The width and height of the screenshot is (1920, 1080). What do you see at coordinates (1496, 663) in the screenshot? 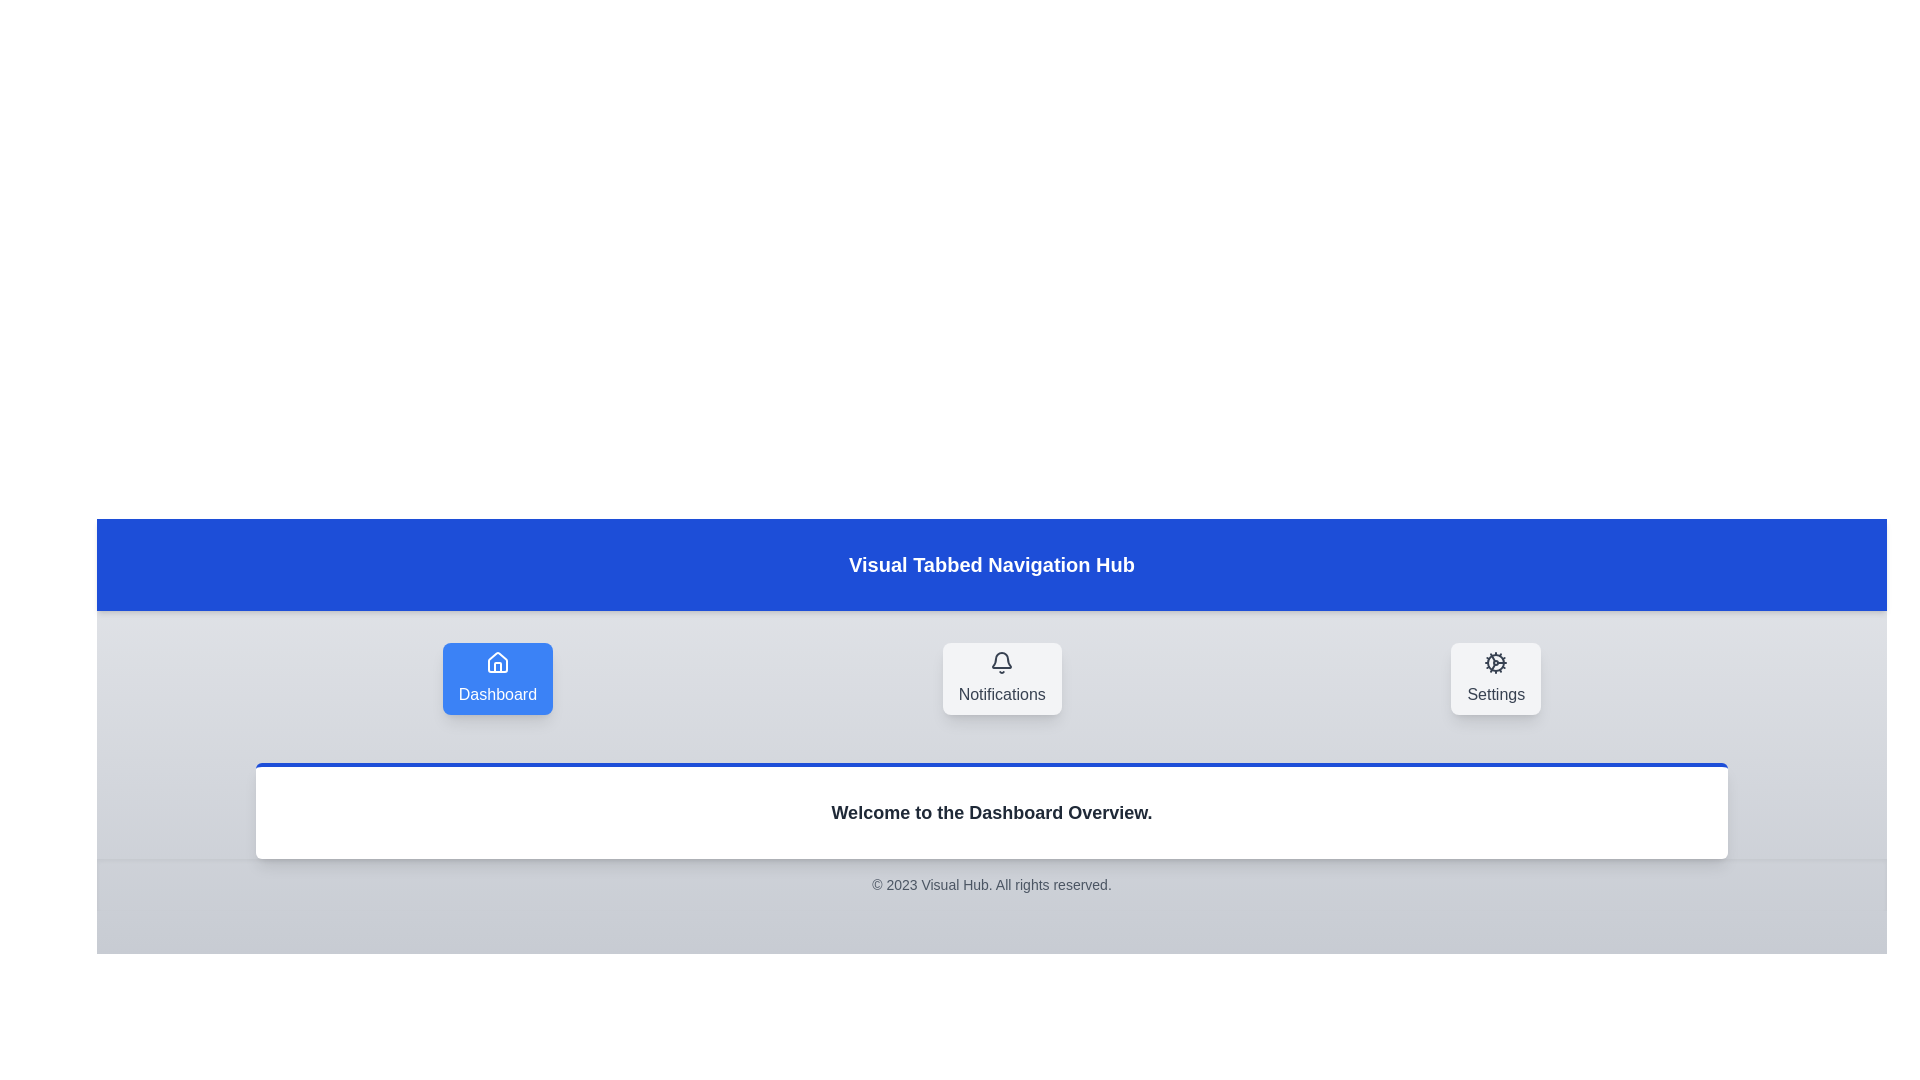
I see `the 'Settings' icon located within the navigation section` at bounding box center [1496, 663].